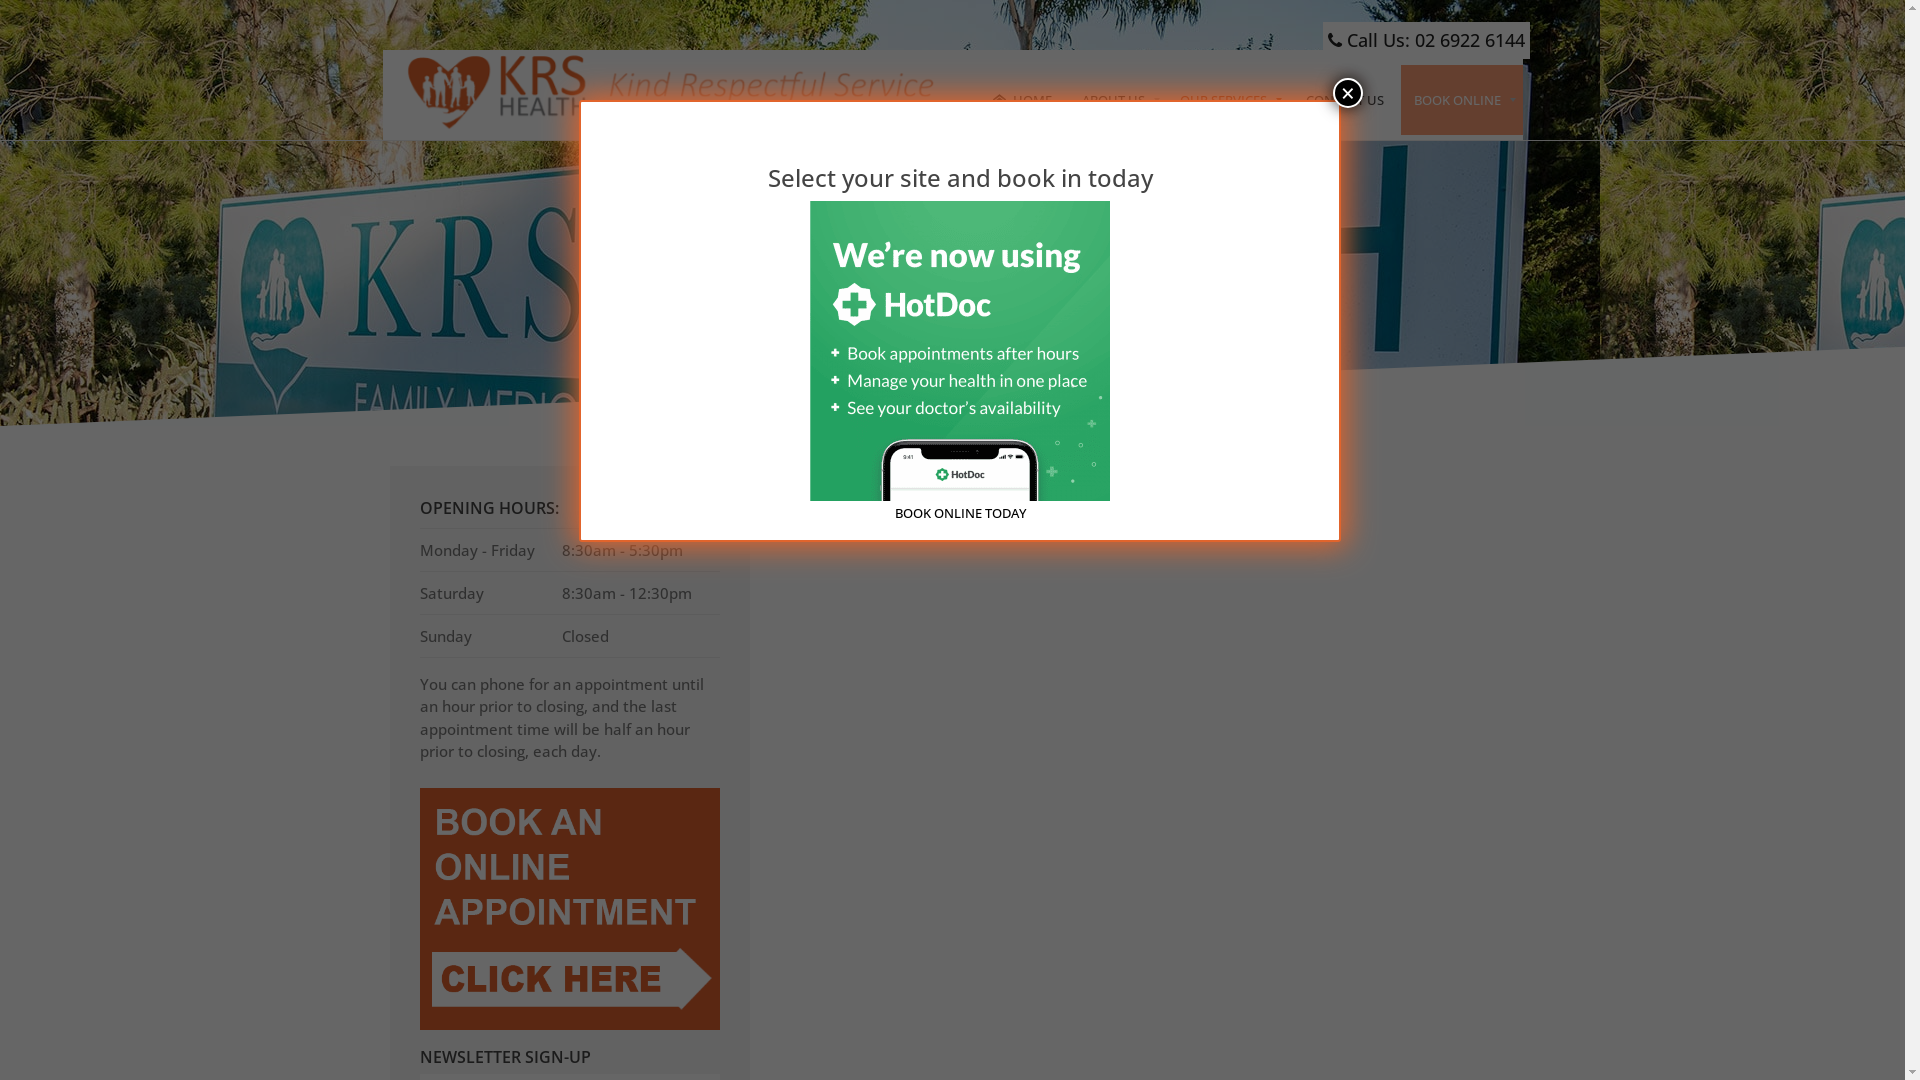 This screenshot has width=1920, height=1080. Describe the element at coordinates (1344, 100) in the screenshot. I see `'CONTACT US'` at that location.